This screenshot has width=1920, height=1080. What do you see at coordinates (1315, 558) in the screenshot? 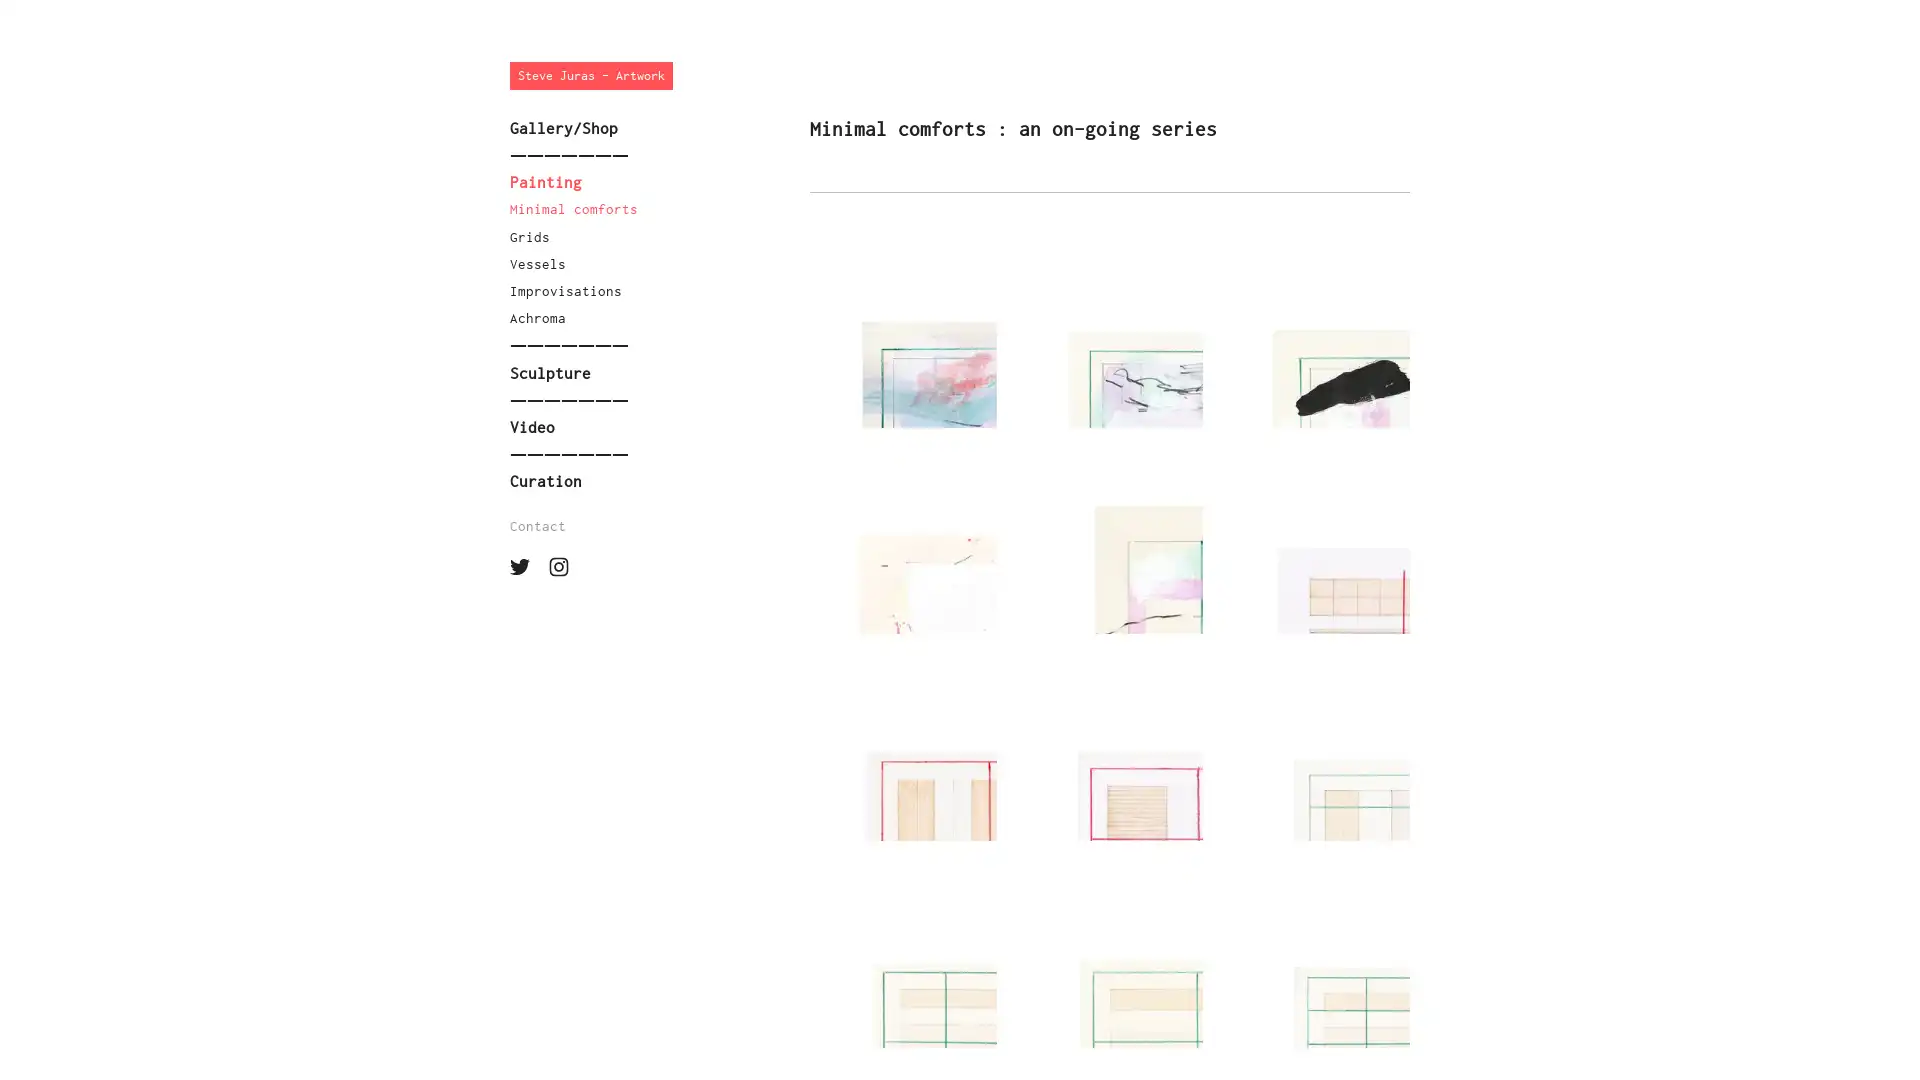
I see `View fullsize Dearly departed` at bounding box center [1315, 558].